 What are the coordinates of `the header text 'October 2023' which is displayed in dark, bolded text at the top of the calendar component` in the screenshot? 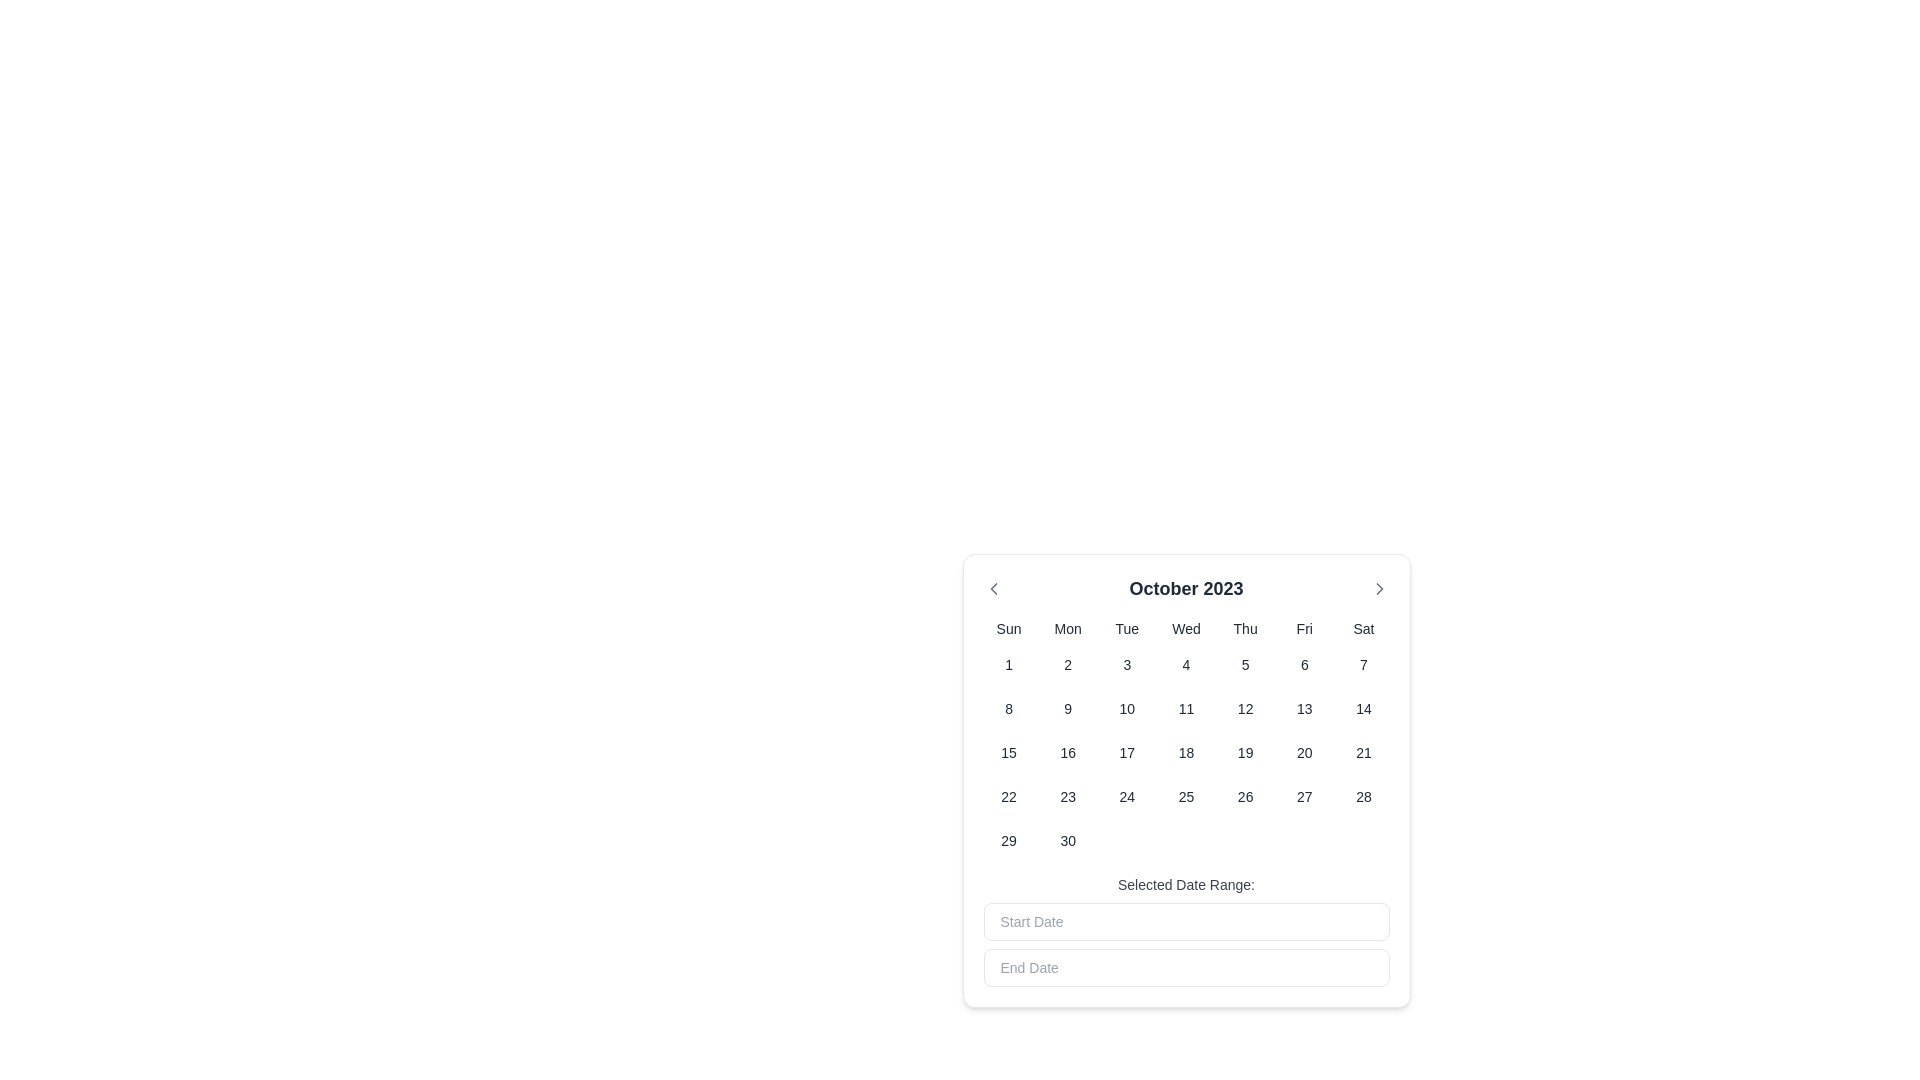 It's located at (1186, 588).